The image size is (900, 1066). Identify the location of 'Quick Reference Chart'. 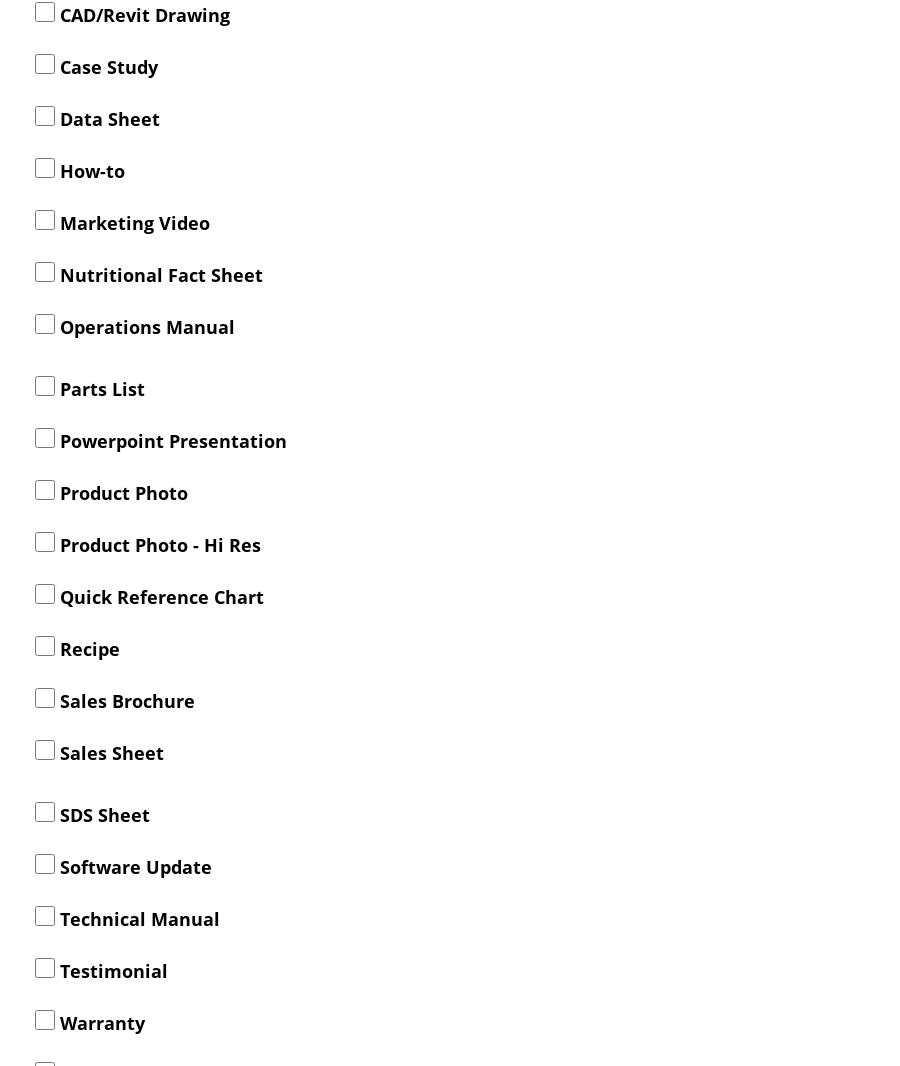
(53, 595).